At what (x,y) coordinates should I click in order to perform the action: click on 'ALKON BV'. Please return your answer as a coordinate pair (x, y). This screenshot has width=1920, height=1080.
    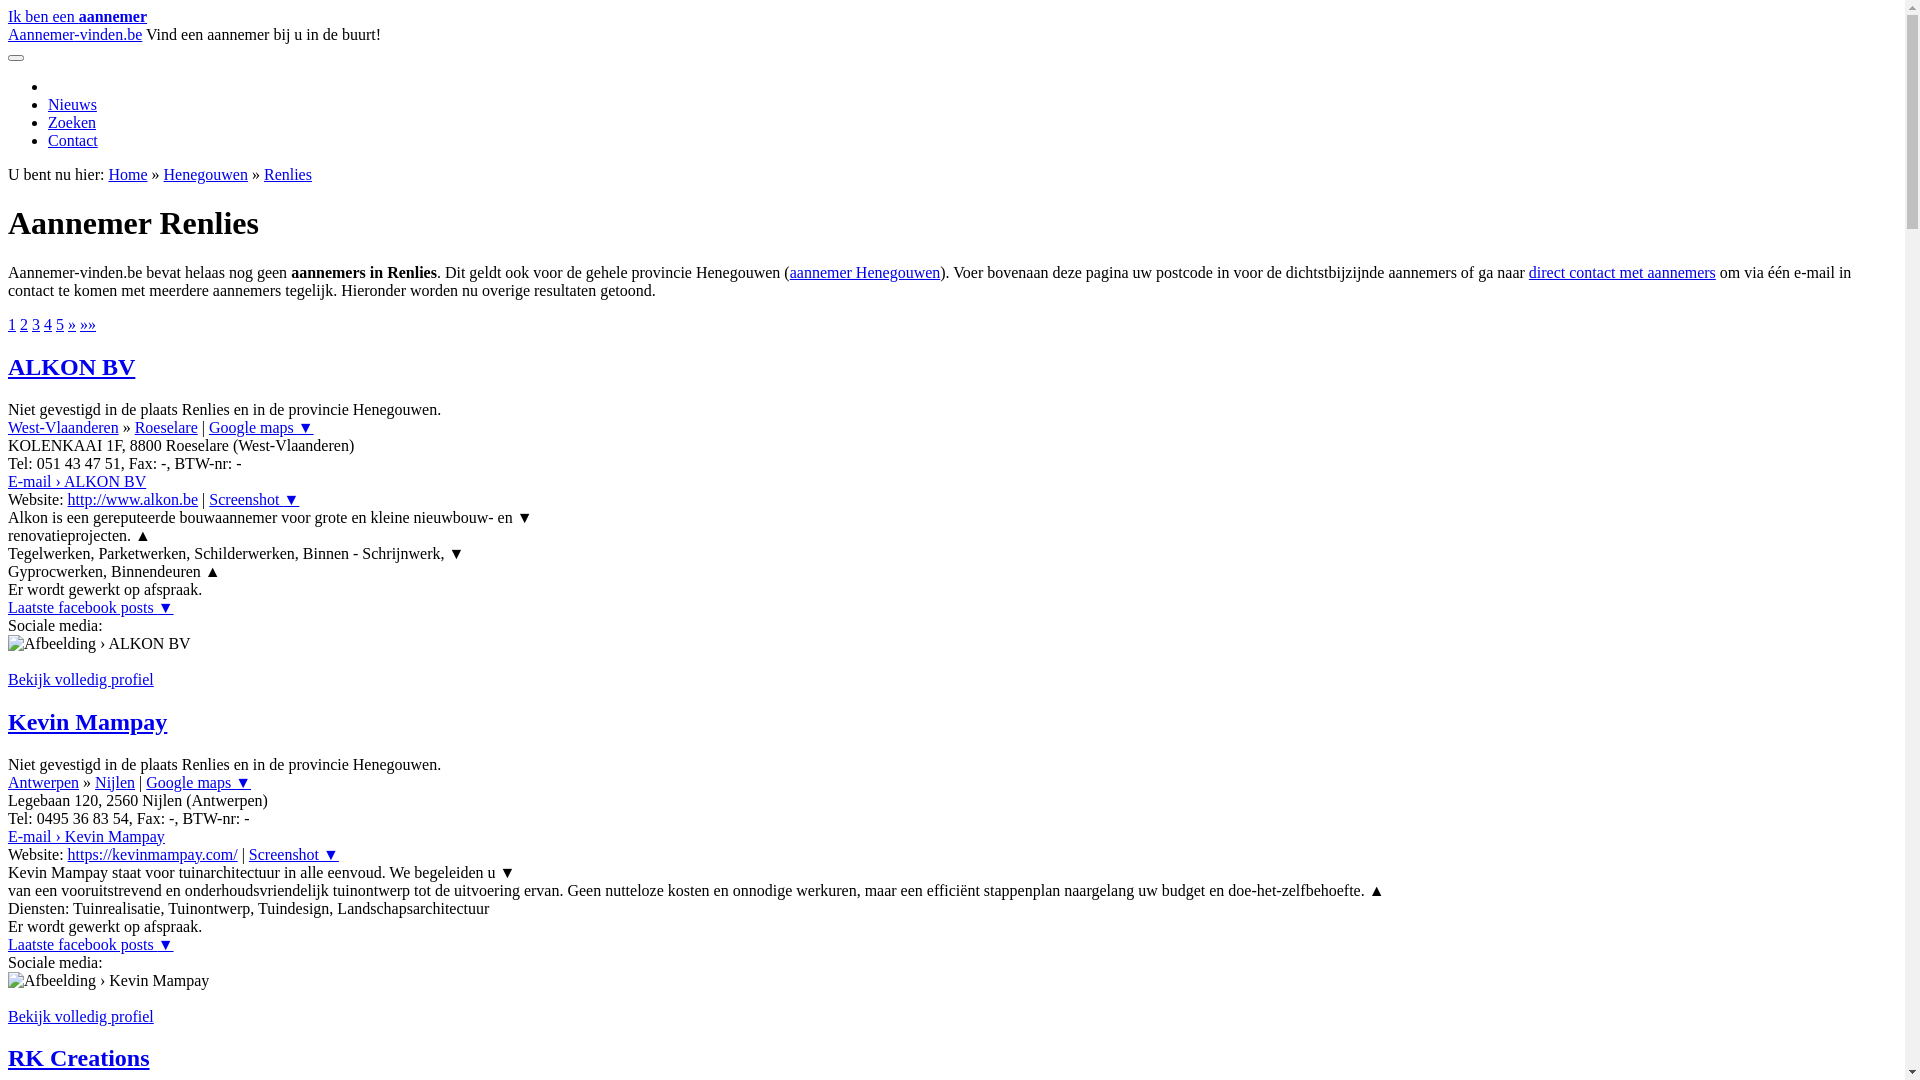
    Looking at the image, I should click on (71, 366).